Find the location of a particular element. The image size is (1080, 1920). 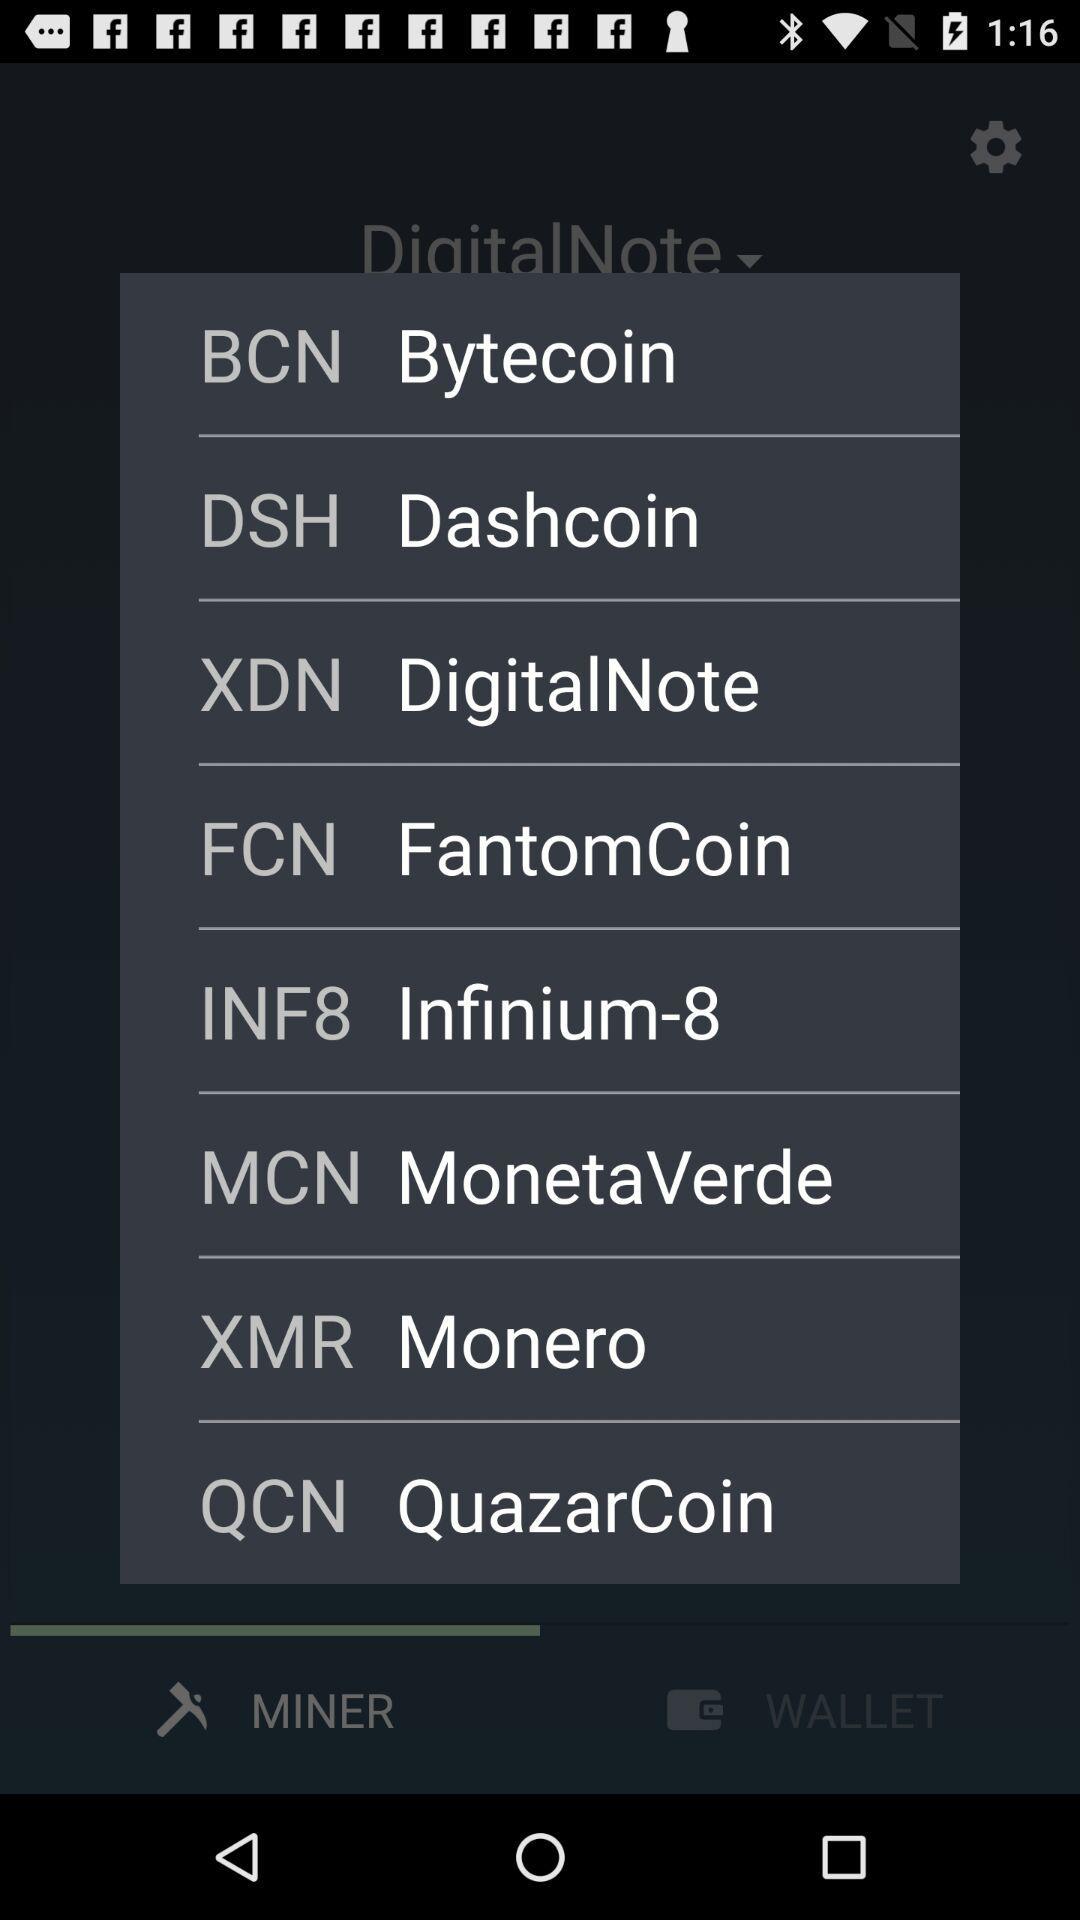

the icon next to fcn icon is located at coordinates (651, 846).